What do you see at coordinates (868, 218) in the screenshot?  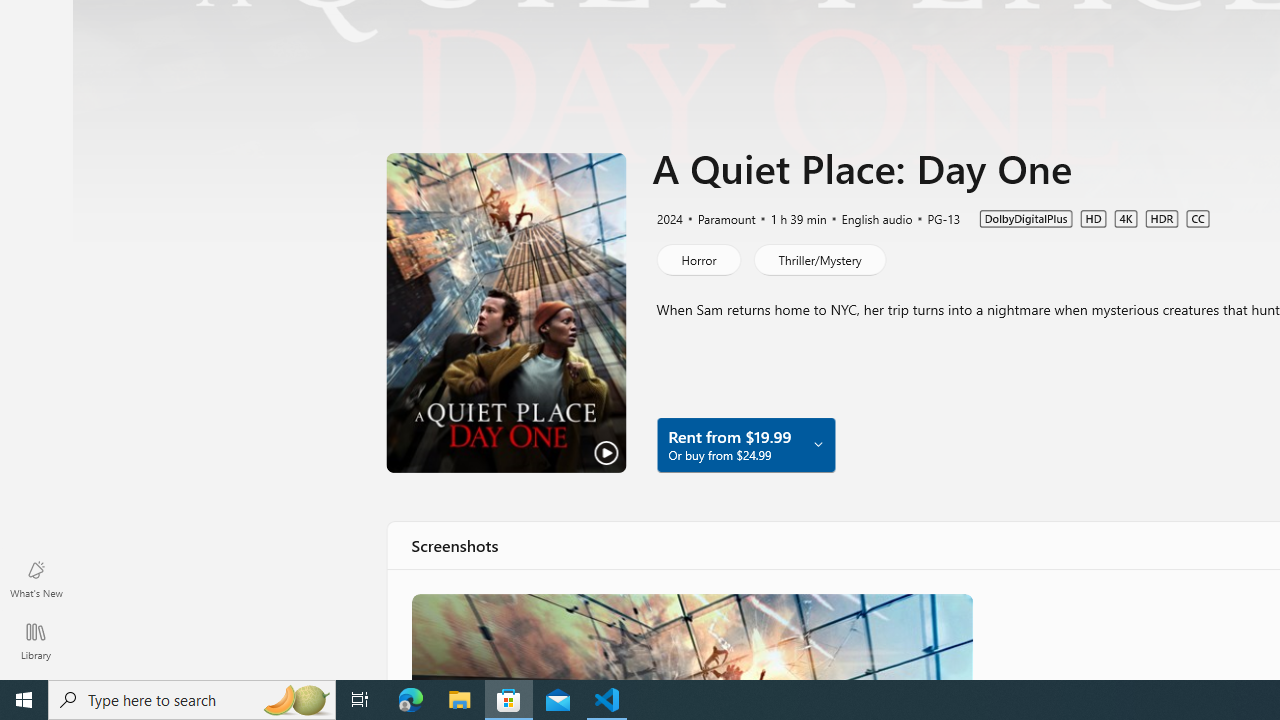 I see `'English audio'` at bounding box center [868, 218].